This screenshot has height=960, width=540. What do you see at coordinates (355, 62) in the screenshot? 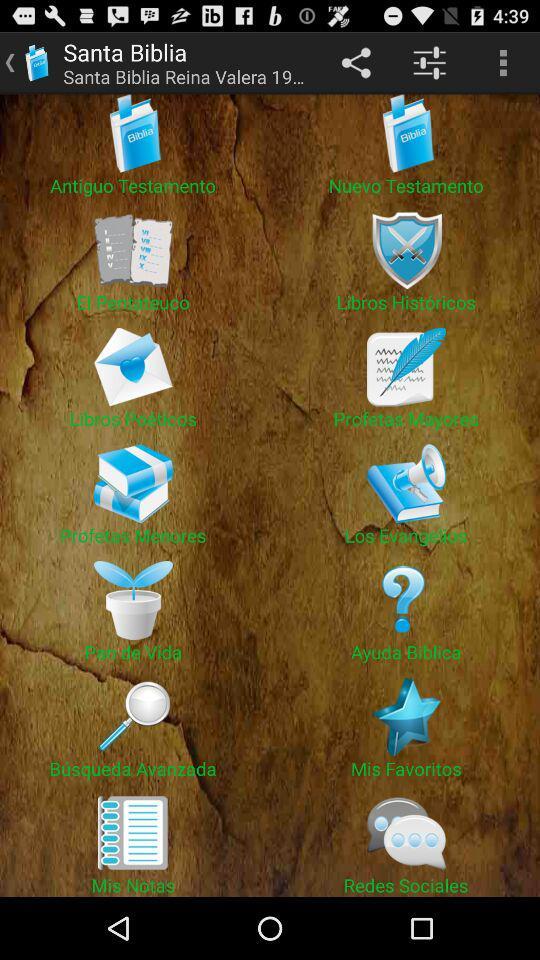
I see `item next to santa biblia reina app` at bounding box center [355, 62].